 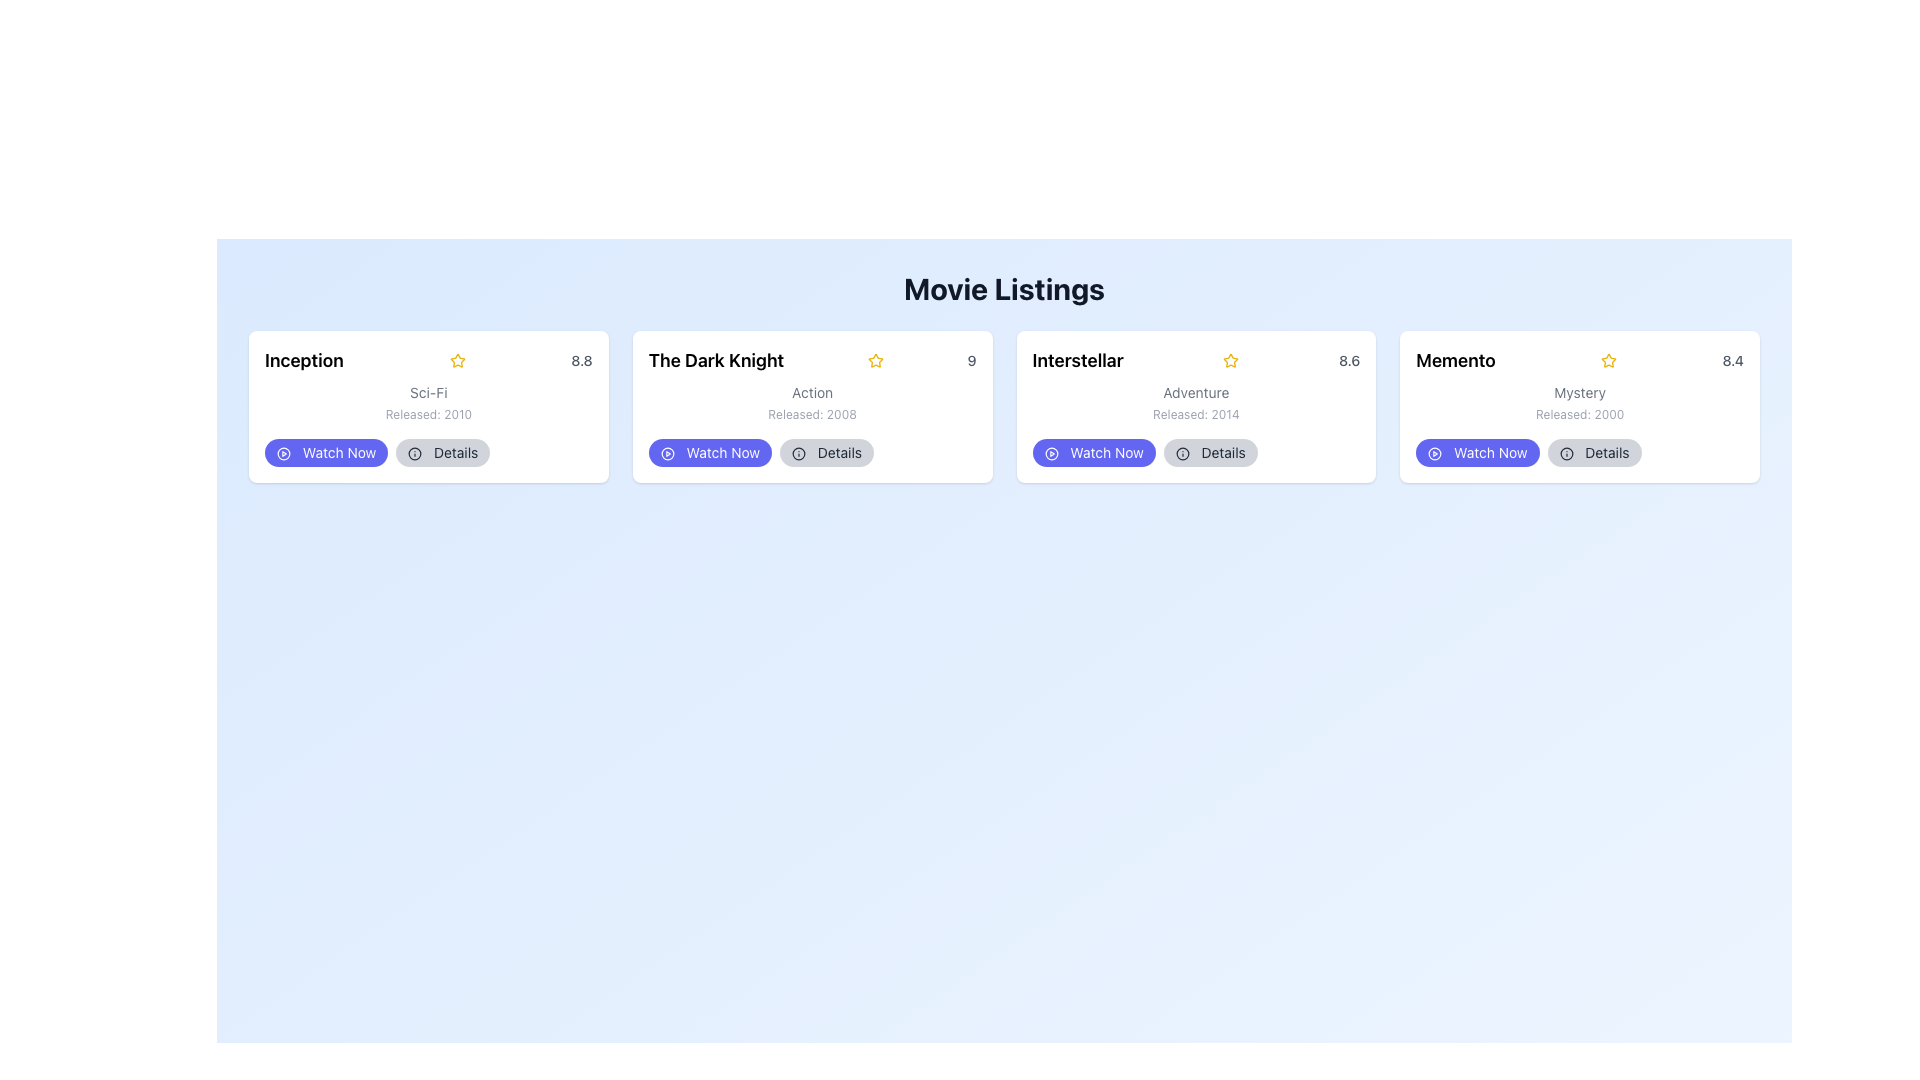 What do you see at coordinates (1182, 454) in the screenshot?
I see `the decorative icon associated with the 'Details' button for the 'Interstellar' movie card, which is located at the bottom of the card that is second from the right in the movie listings` at bounding box center [1182, 454].